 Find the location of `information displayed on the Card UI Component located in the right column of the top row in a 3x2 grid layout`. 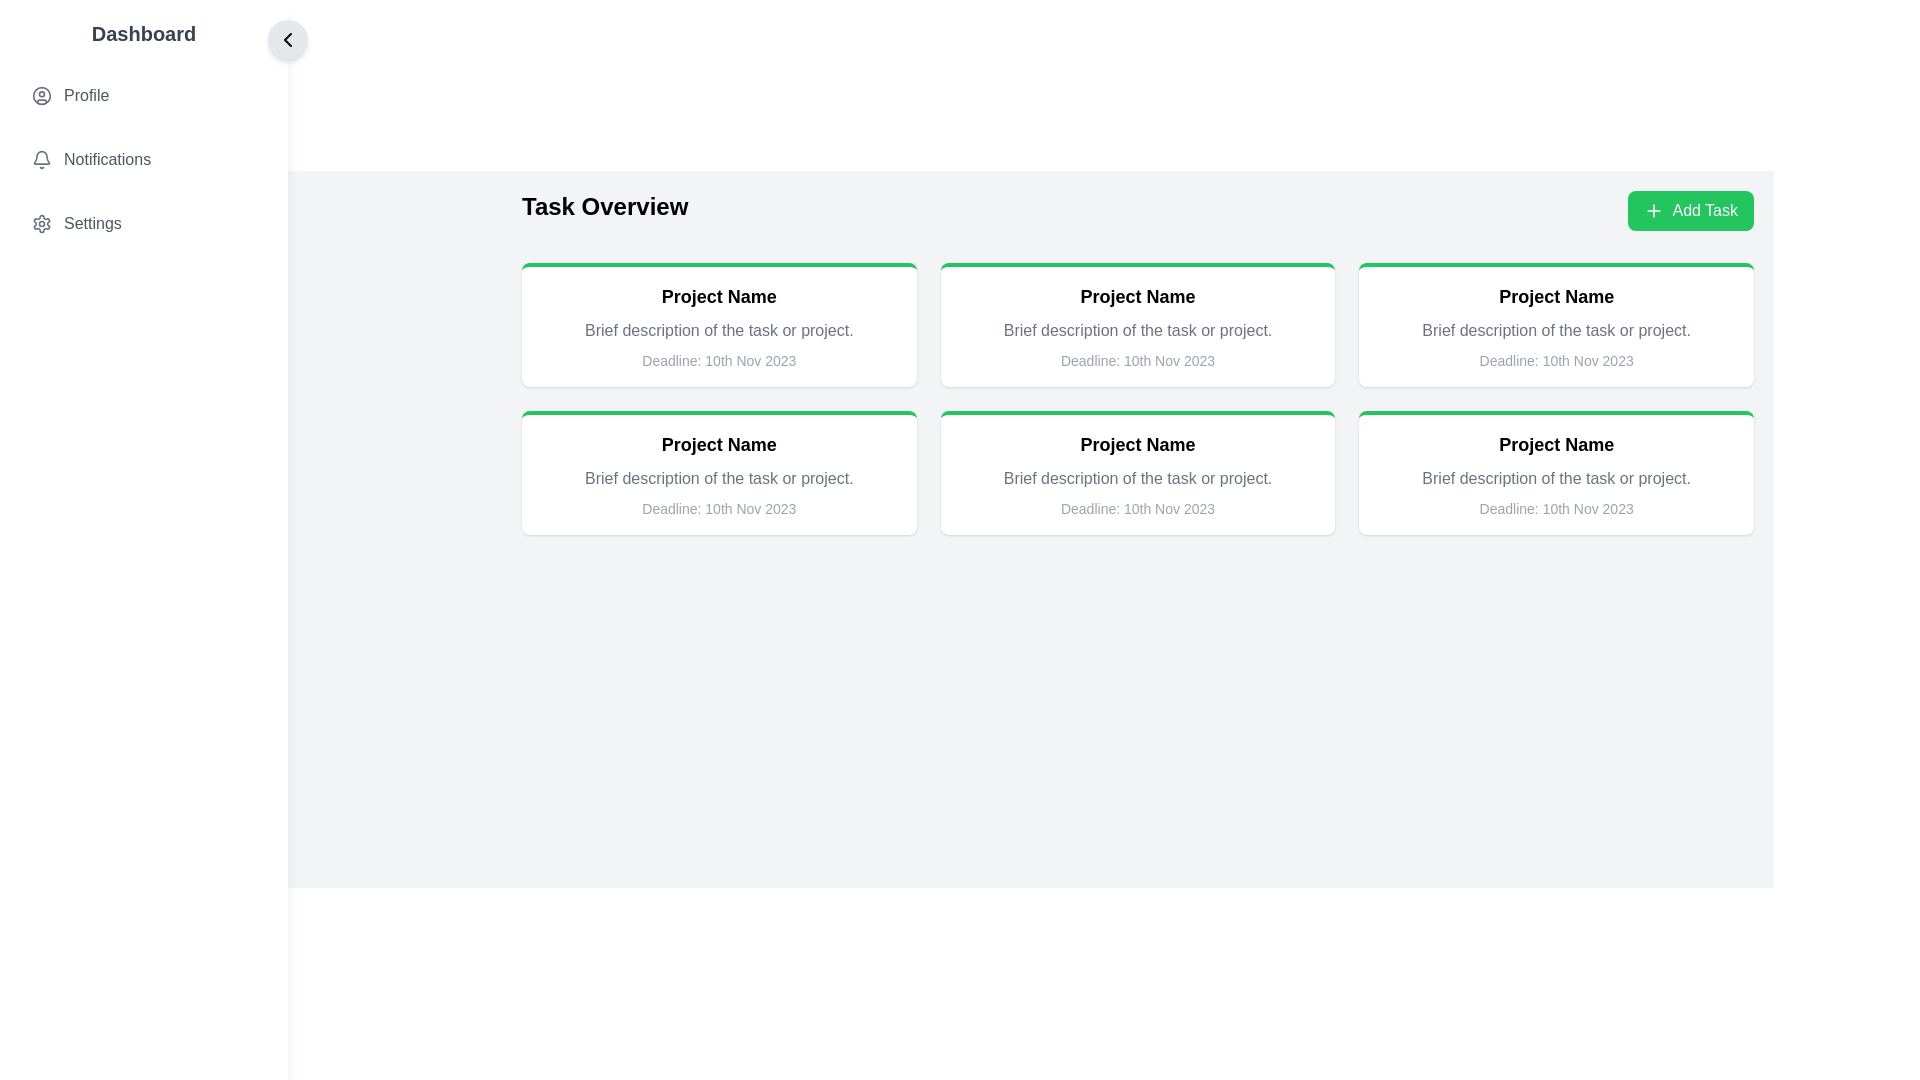

information displayed on the Card UI Component located in the right column of the top row in a 3x2 grid layout is located at coordinates (1555, 323).